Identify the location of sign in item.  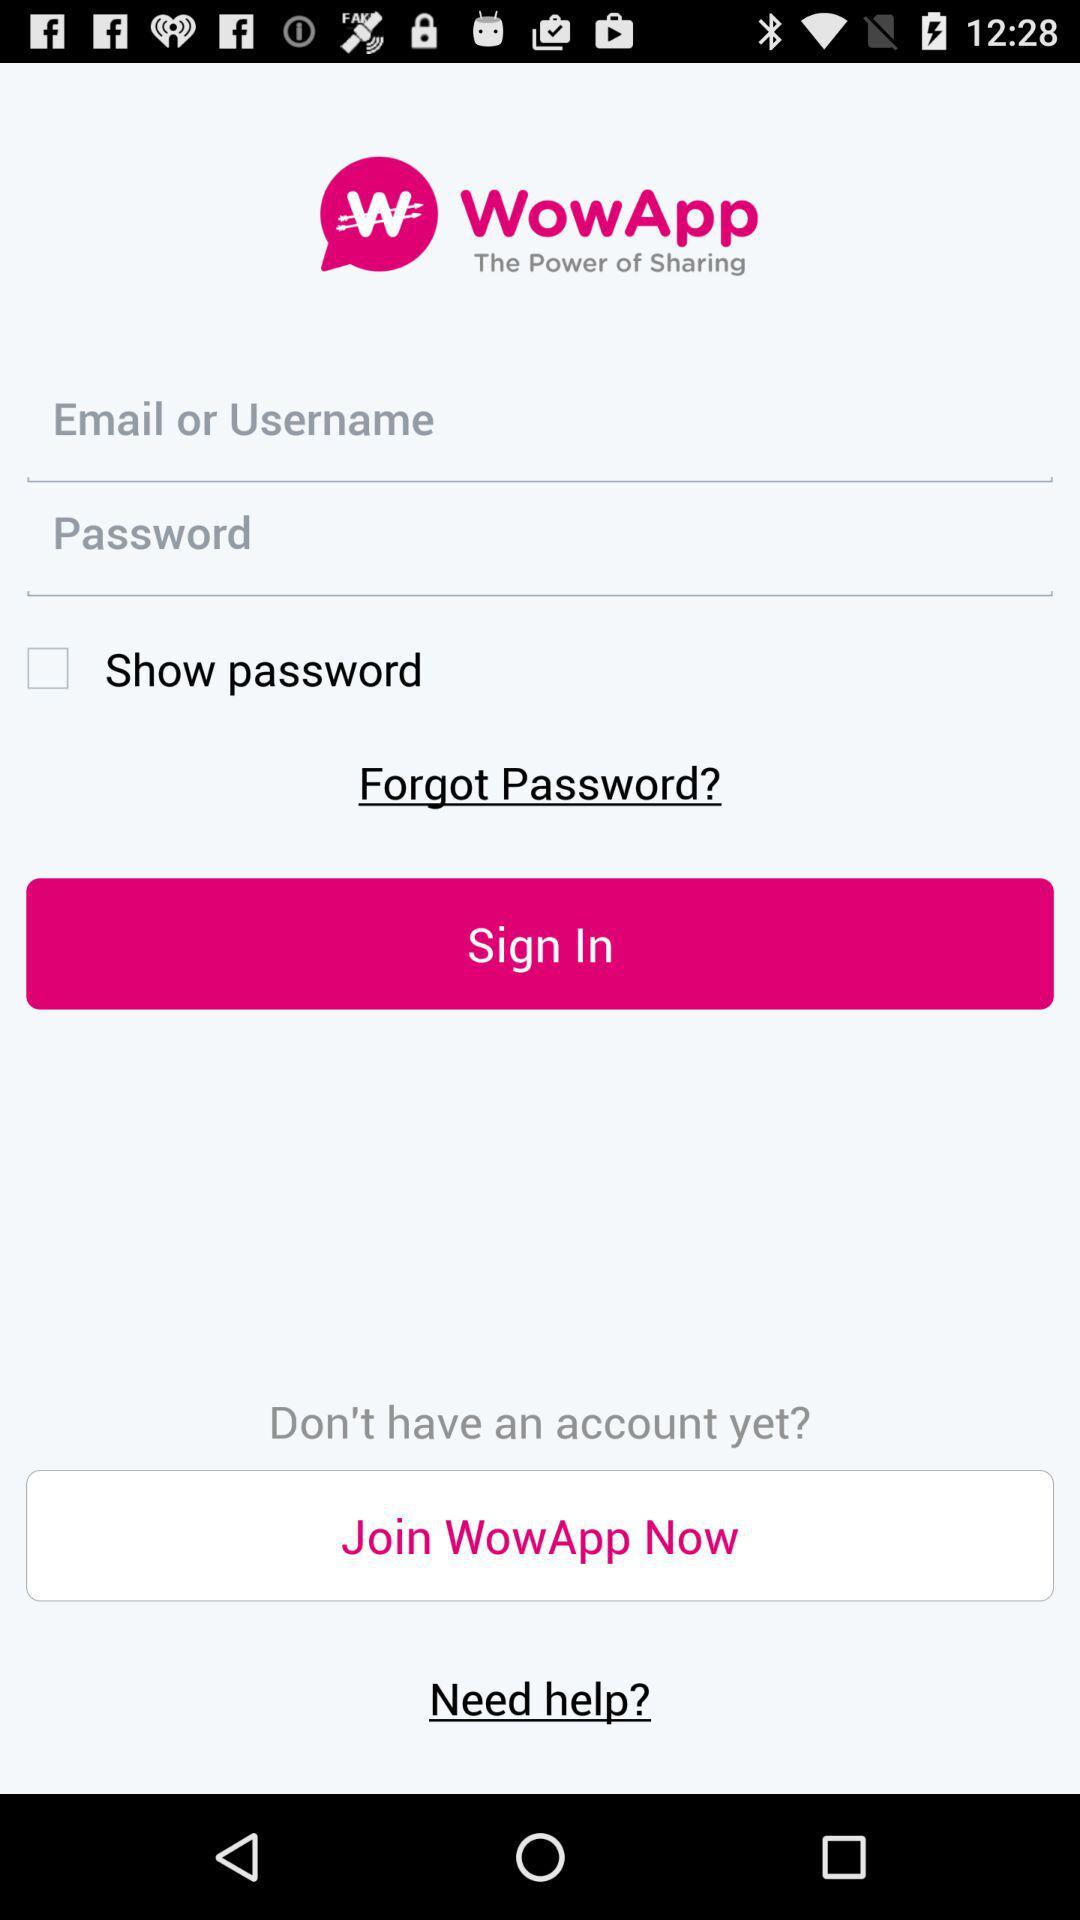
(540, 942).